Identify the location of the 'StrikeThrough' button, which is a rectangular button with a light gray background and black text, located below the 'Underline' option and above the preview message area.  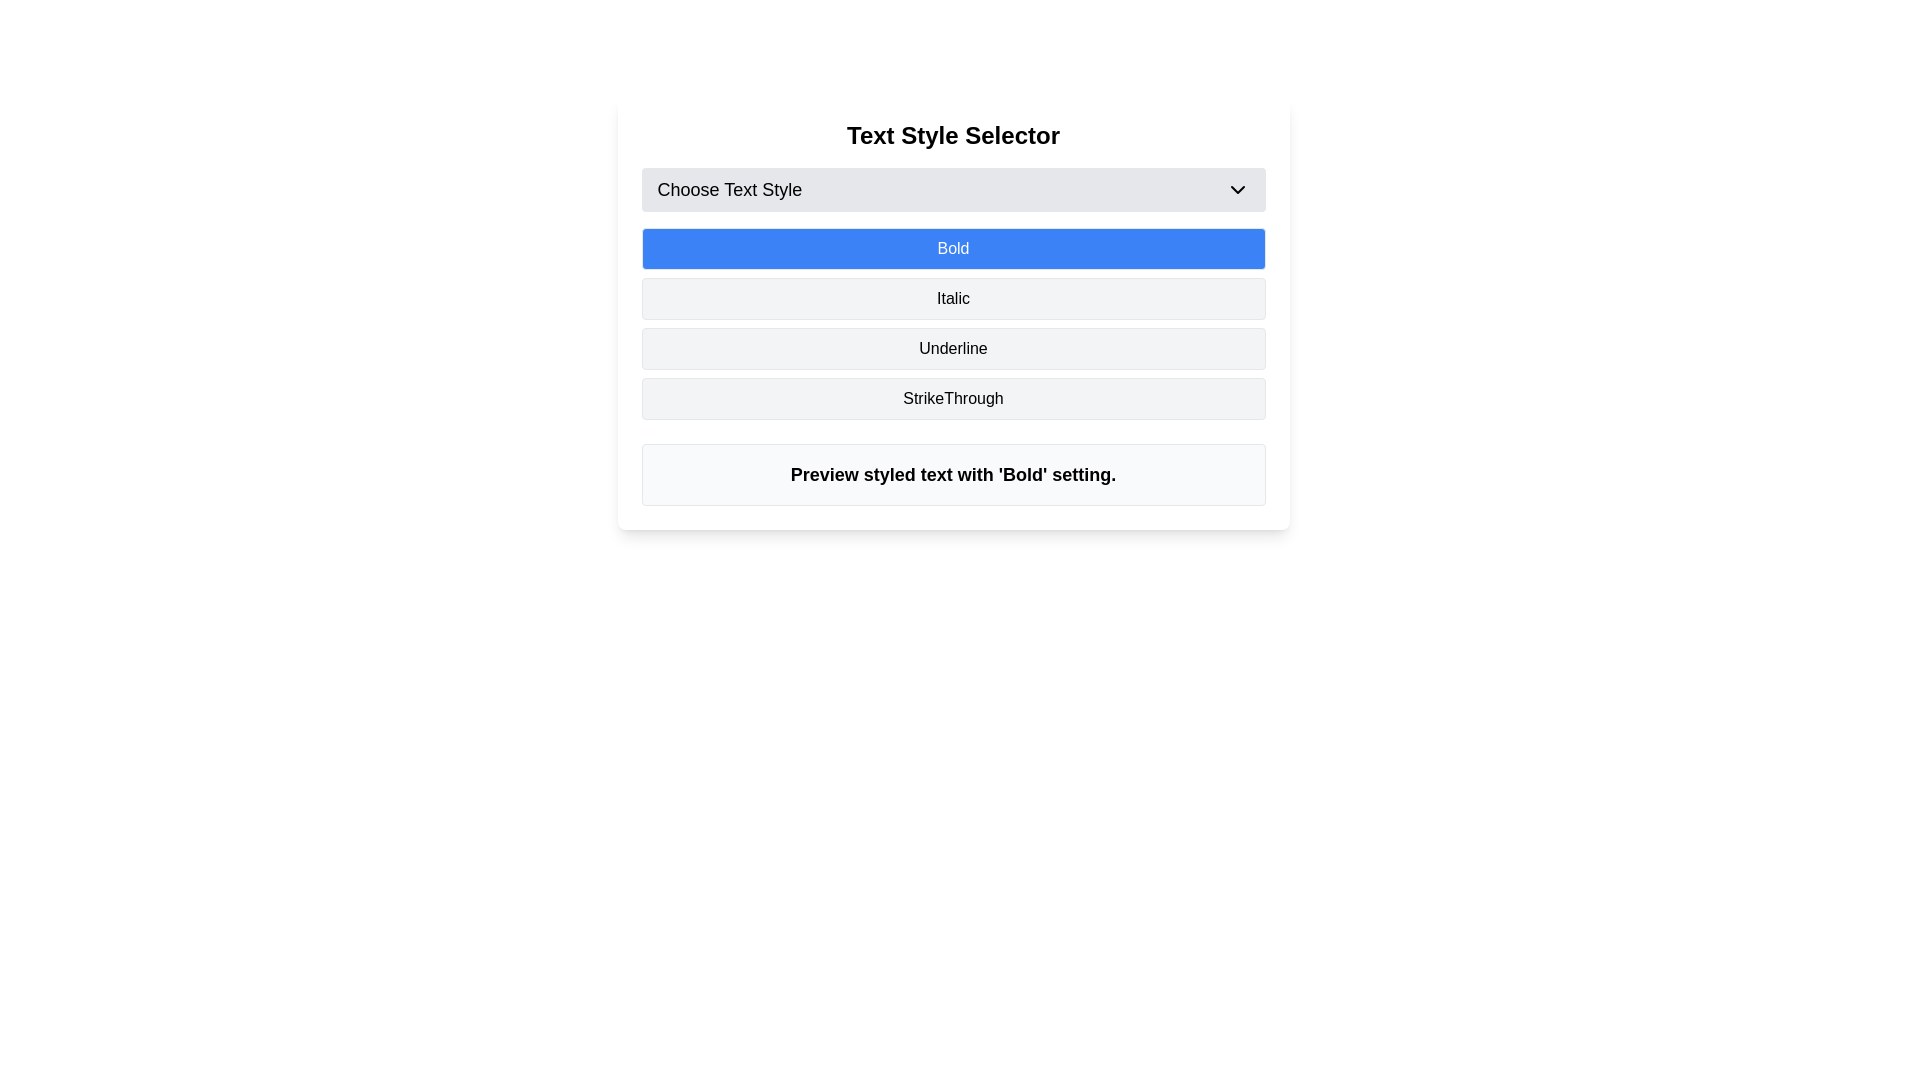
(952, 398).